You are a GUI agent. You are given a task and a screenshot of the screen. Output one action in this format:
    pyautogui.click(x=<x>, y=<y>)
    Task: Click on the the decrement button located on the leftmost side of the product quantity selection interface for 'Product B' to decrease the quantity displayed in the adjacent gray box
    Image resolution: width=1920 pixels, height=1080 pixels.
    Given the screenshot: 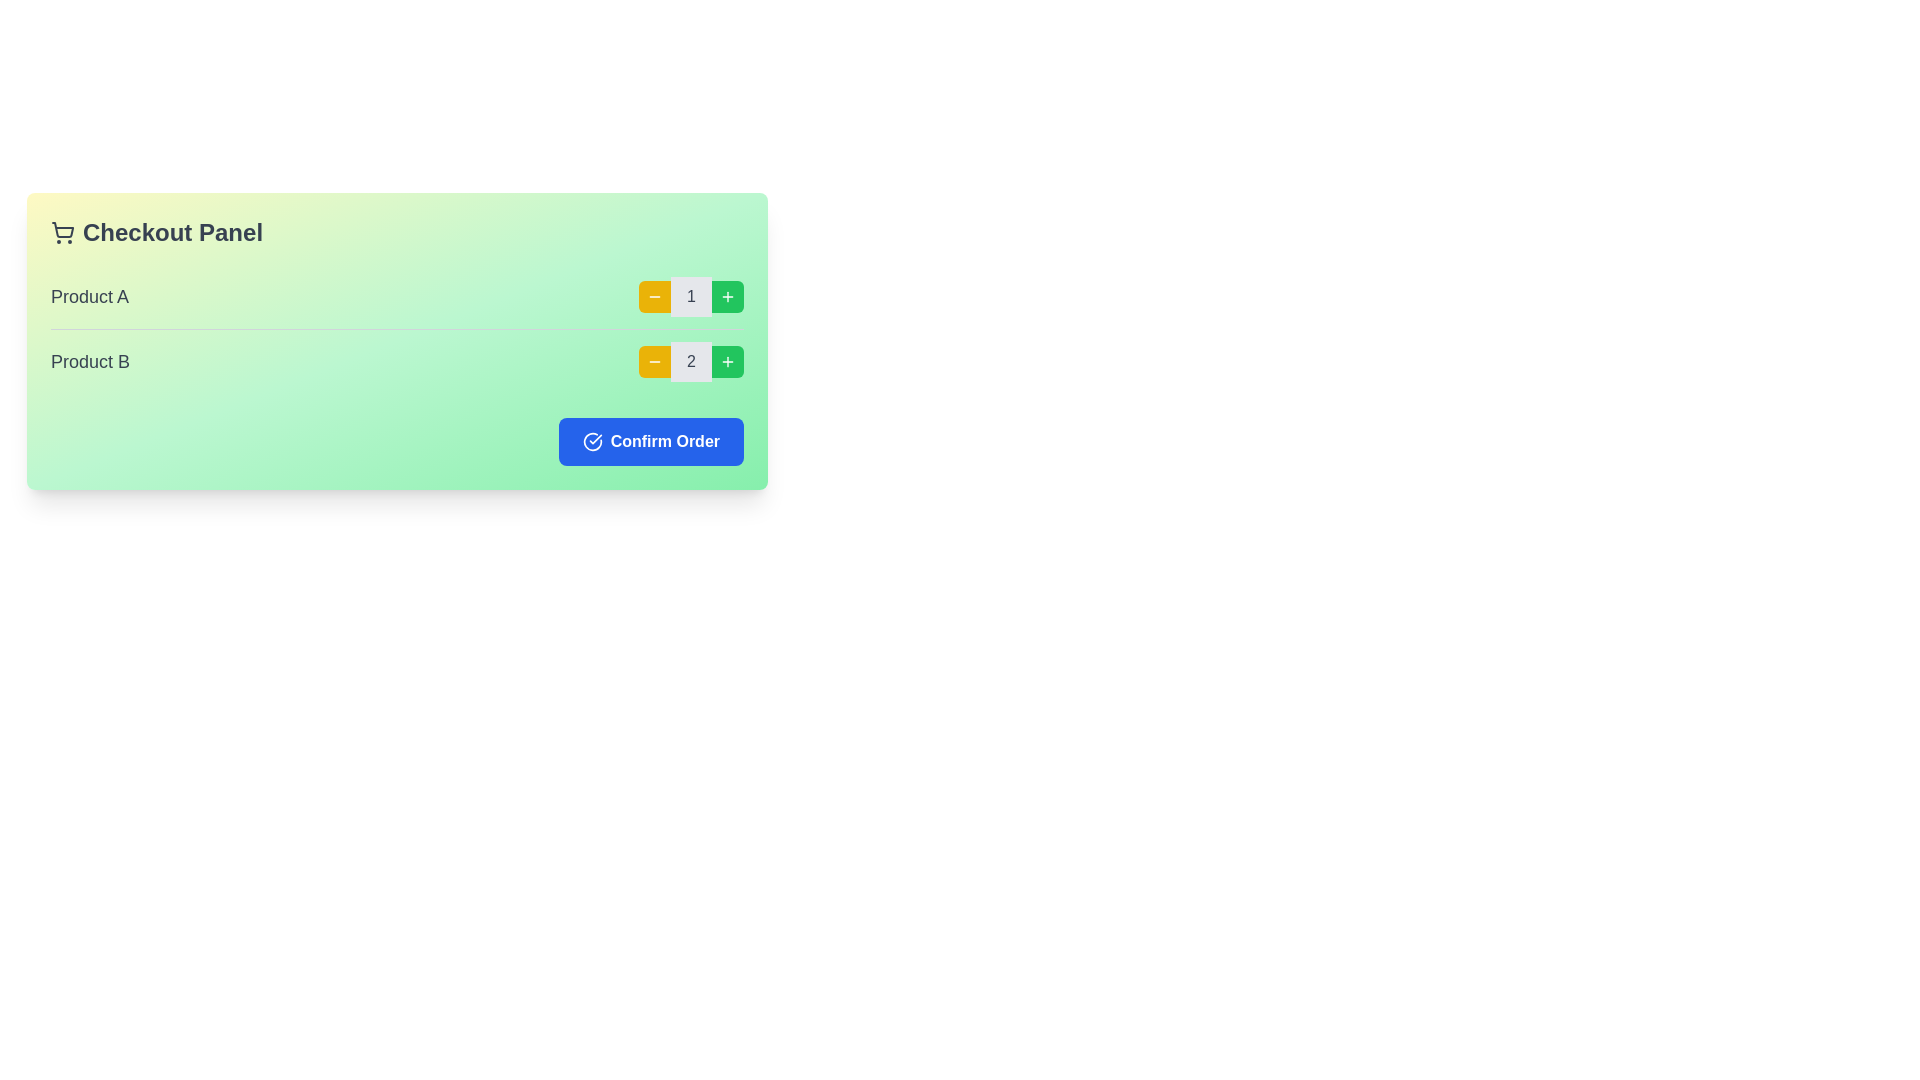 What is the action you would take?
    pyautogui.click(x=655, y=362)
    